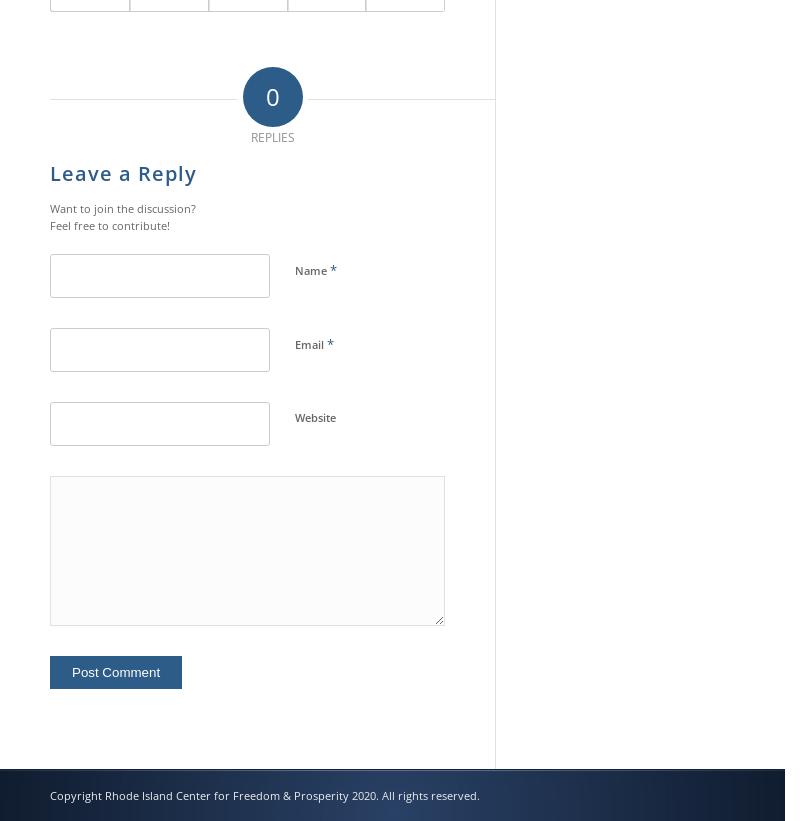  Describe the element at coordinates (121, 207) in the screenshot. I see `'Want to join the discussion?'` at that location.